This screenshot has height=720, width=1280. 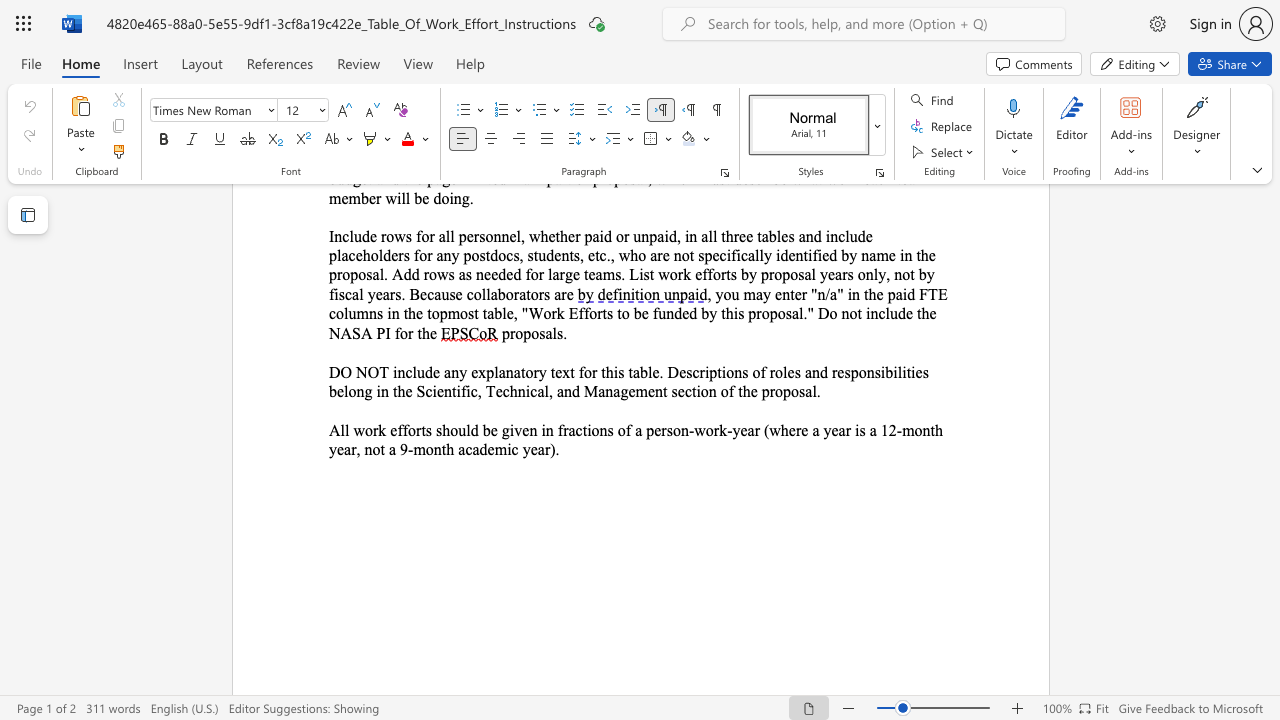 What do you see at coordinates (562, 429) in the screenshot?
I see `the space between the continuous character "f" and "r" in the text` at bounding box center [562, 429].